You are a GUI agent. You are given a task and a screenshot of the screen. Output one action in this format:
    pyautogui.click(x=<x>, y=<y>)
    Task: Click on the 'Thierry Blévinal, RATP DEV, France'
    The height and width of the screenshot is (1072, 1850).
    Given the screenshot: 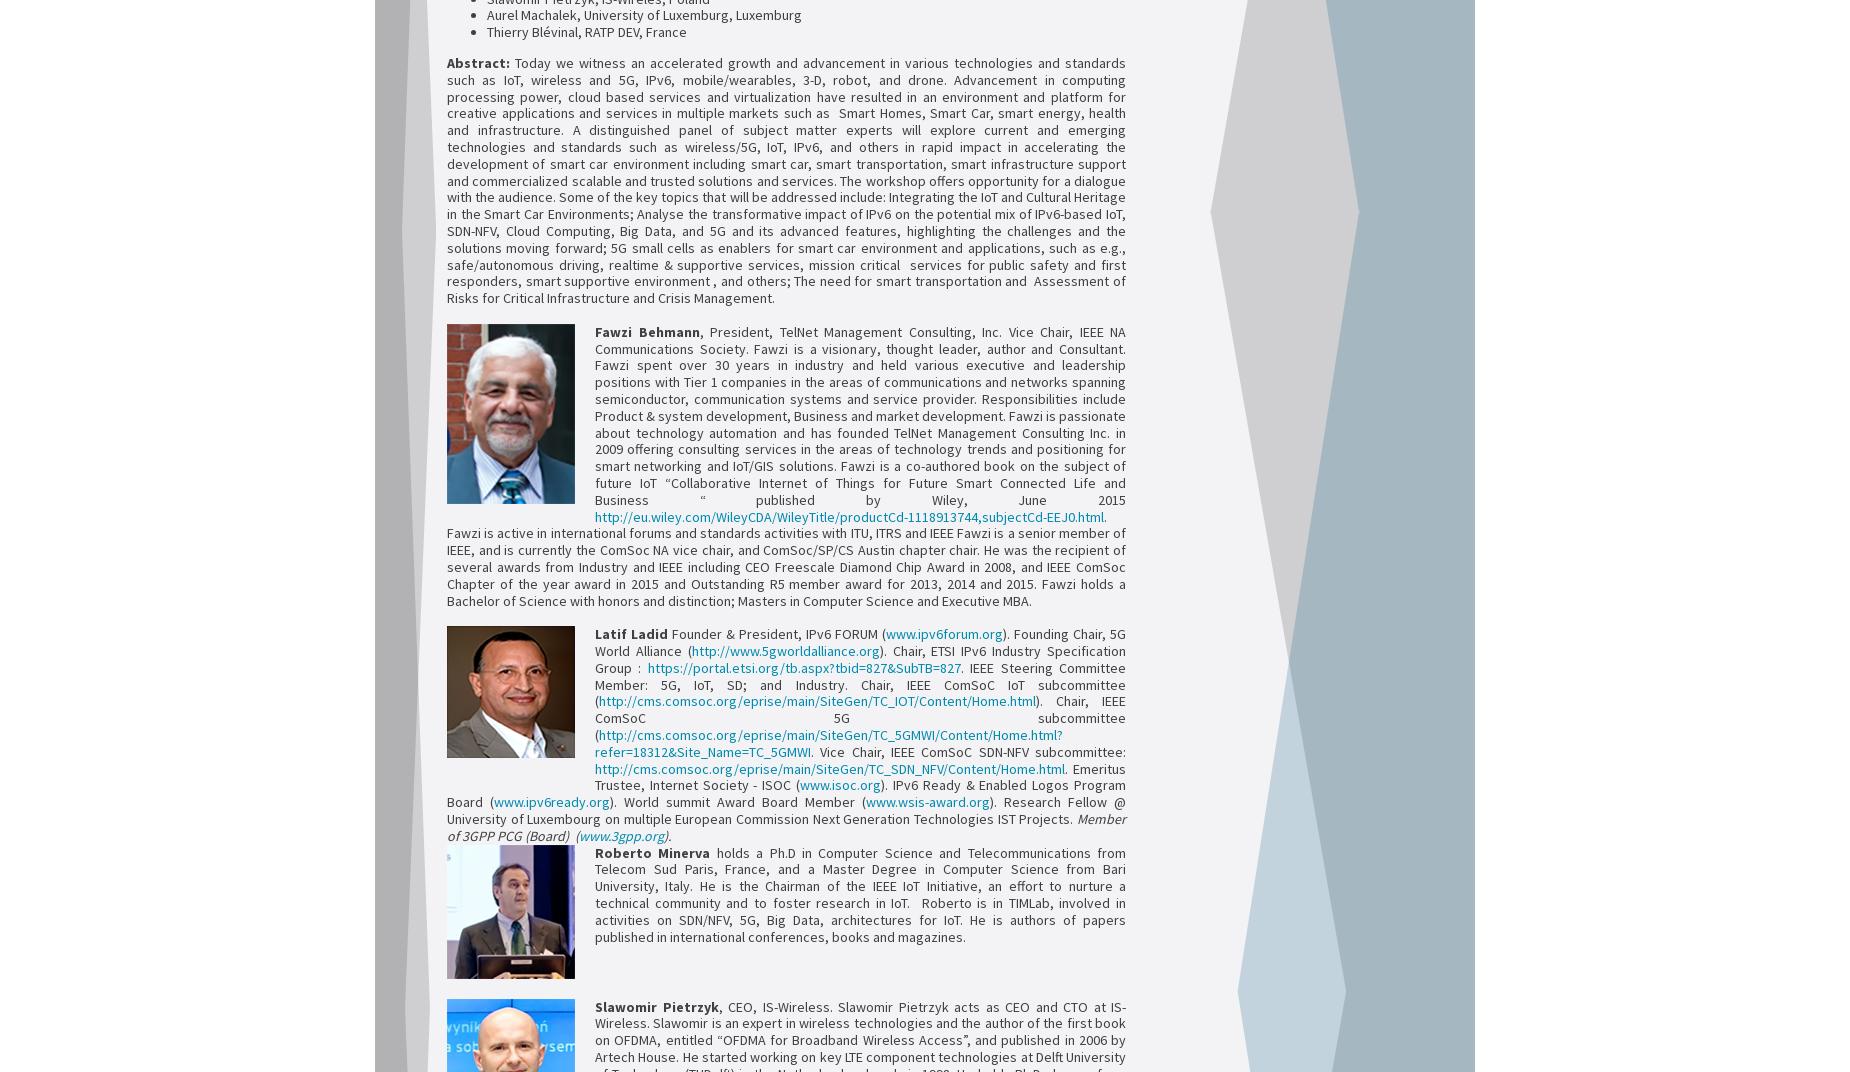 What is the action you would take?
    pyautogui.click(x=486, y=31)
    